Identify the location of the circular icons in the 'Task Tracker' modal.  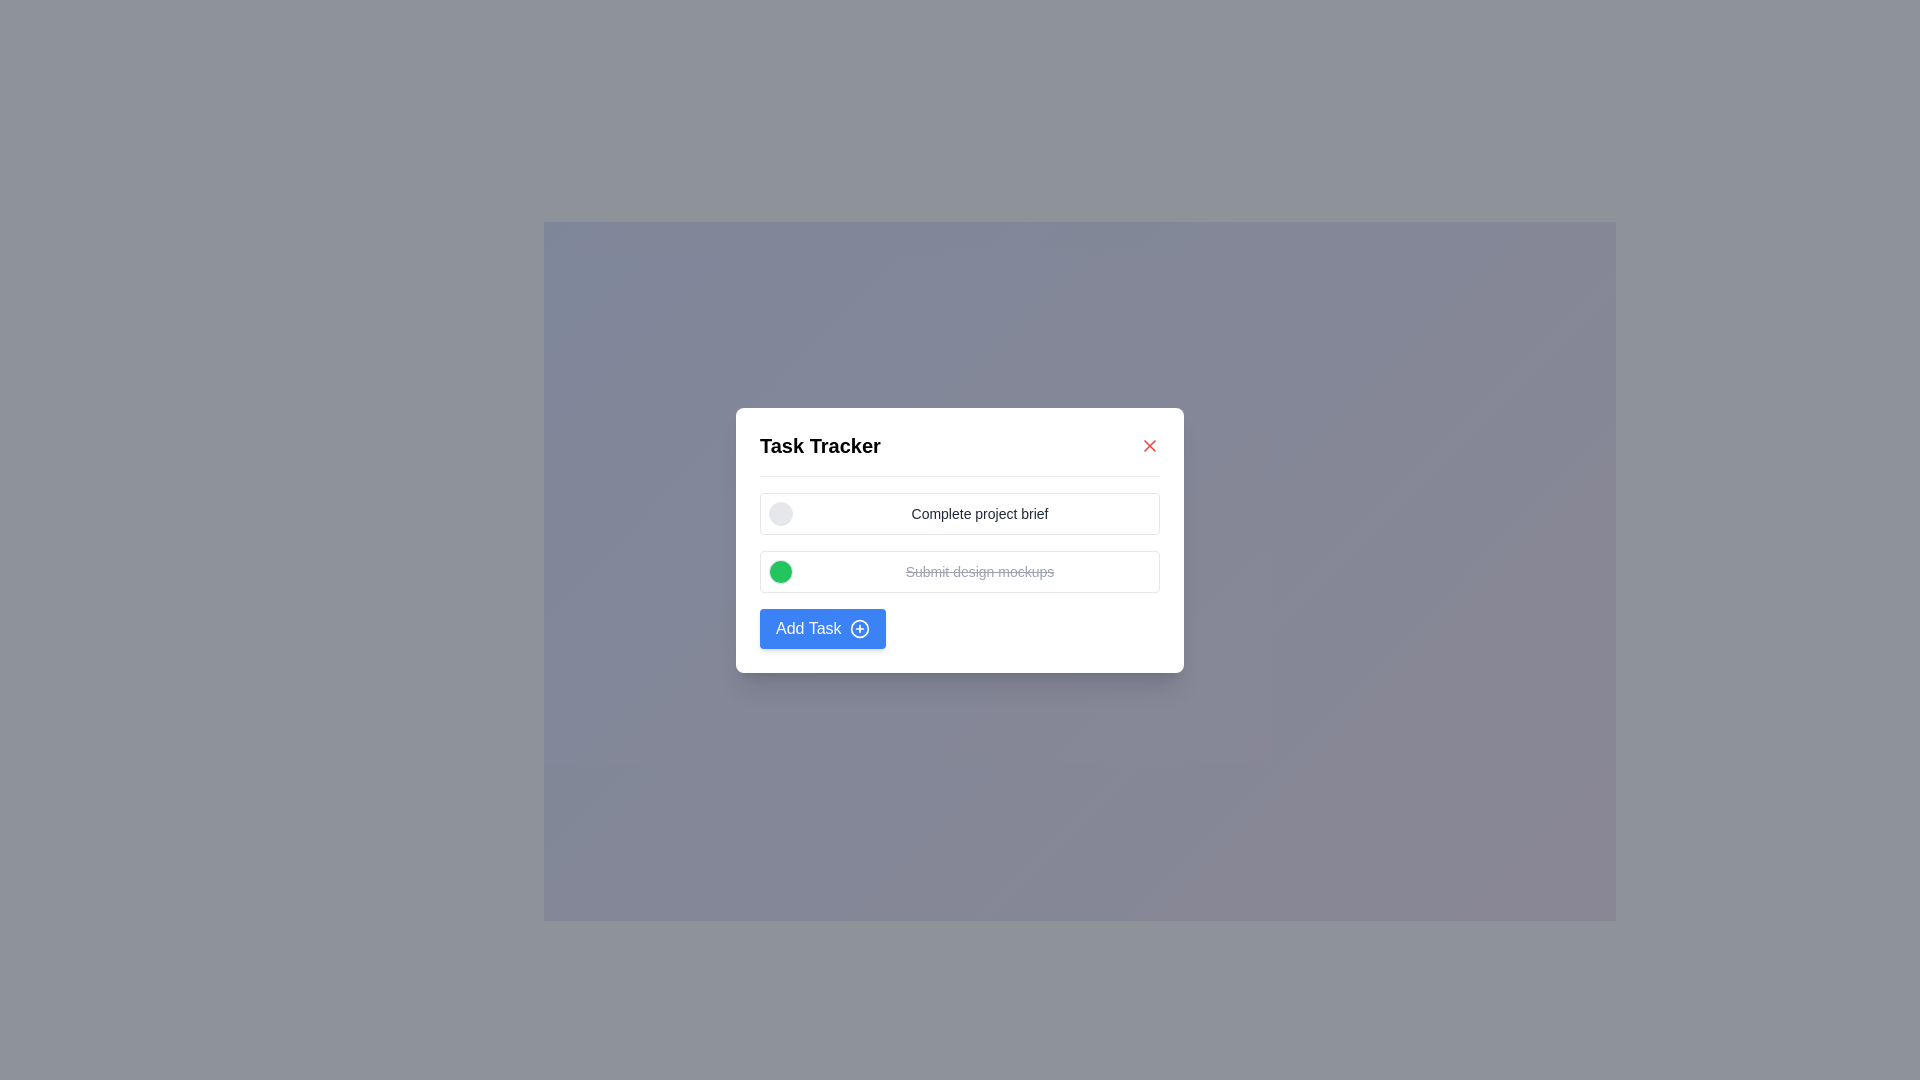
(960, 540).